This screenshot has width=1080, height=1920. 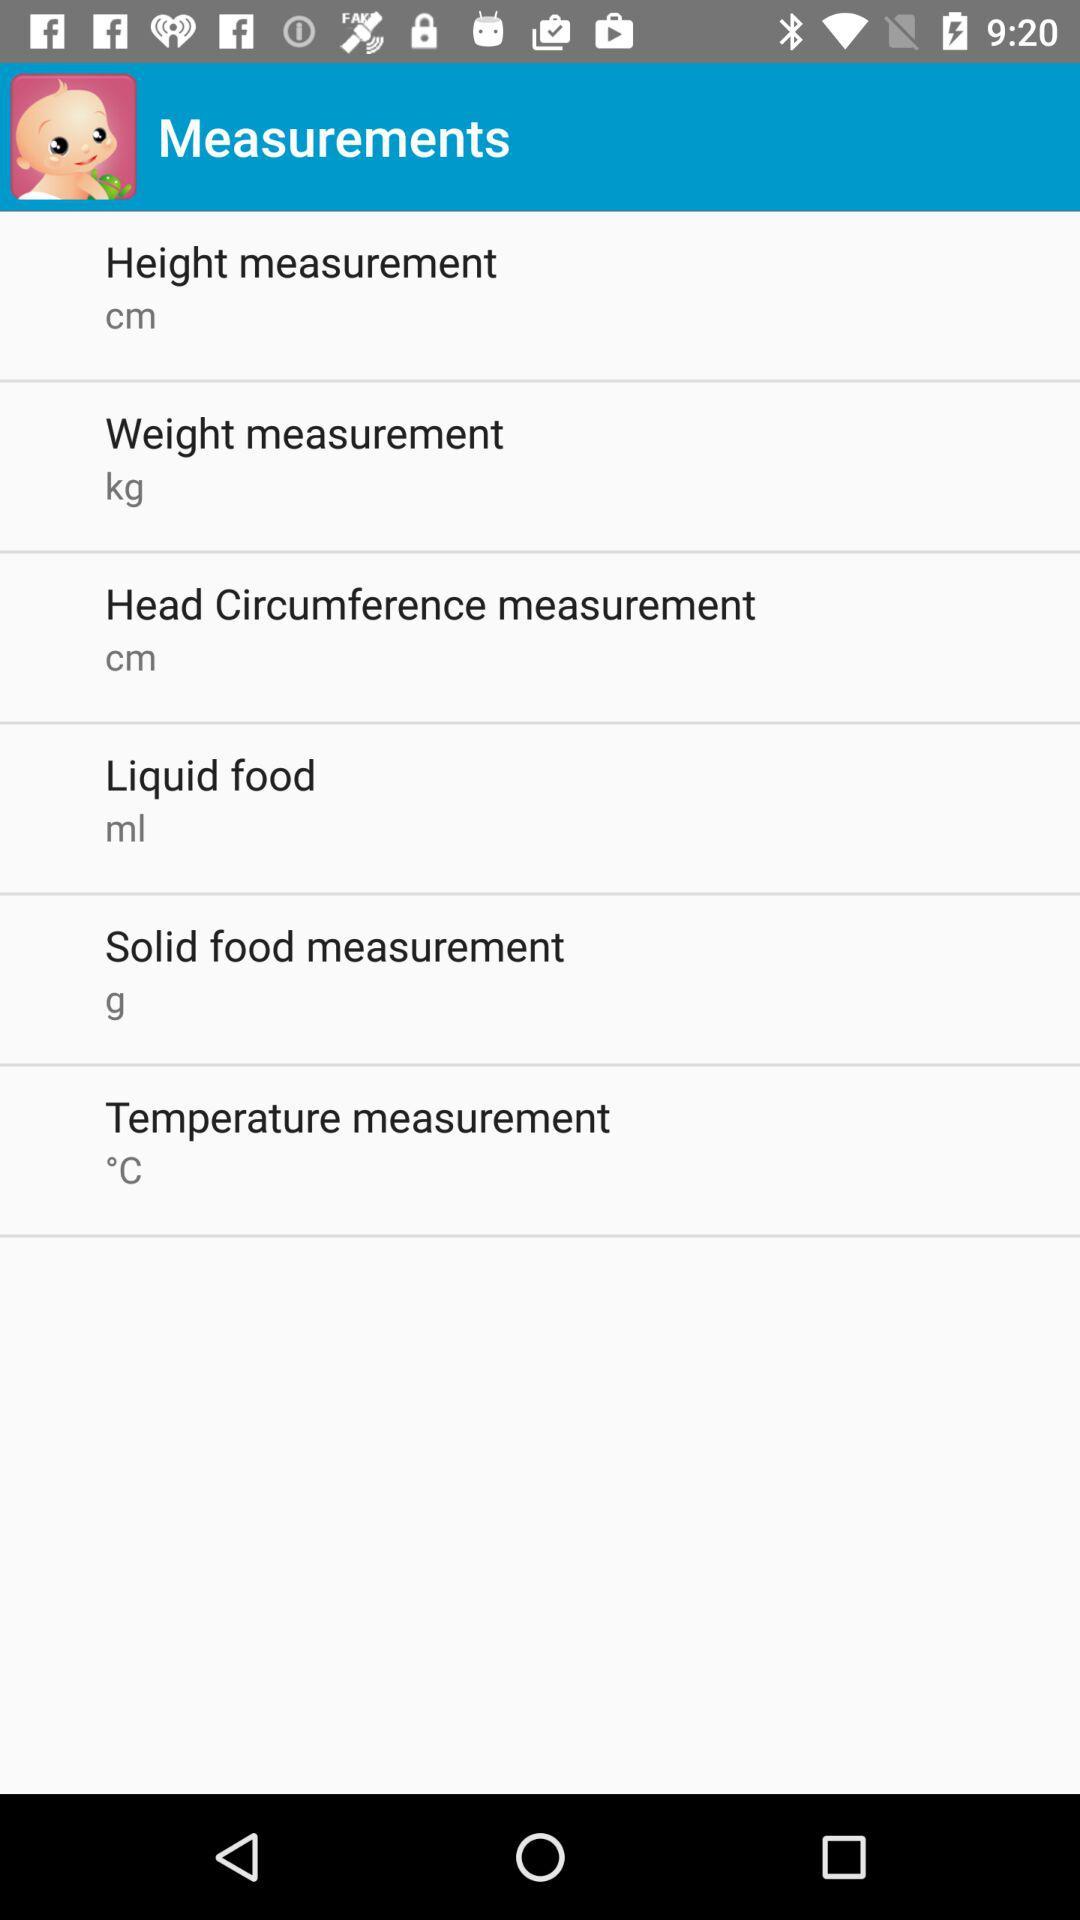 I want to click on icon below the cm icon, so click(x=591, y=431).